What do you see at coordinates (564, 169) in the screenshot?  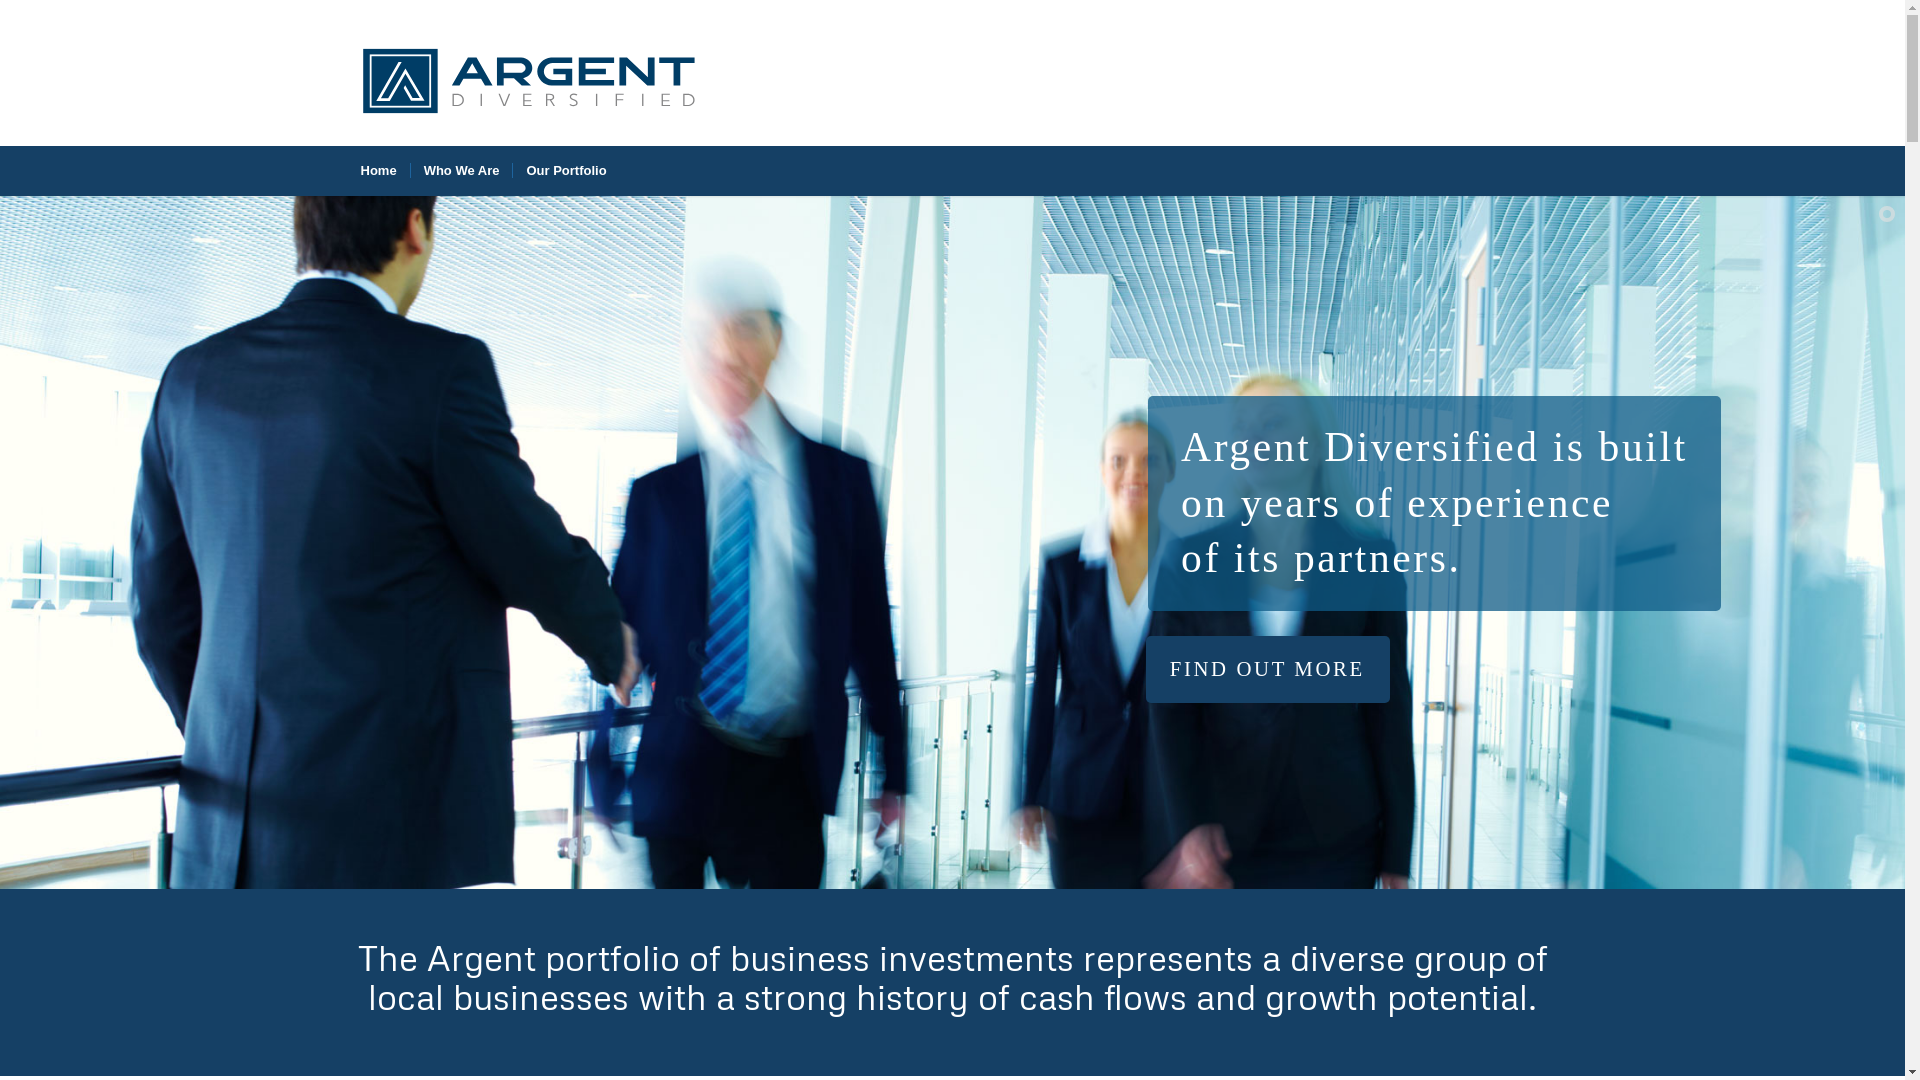 I see `'Our Portfolio'` at bounding box center [564, 169].